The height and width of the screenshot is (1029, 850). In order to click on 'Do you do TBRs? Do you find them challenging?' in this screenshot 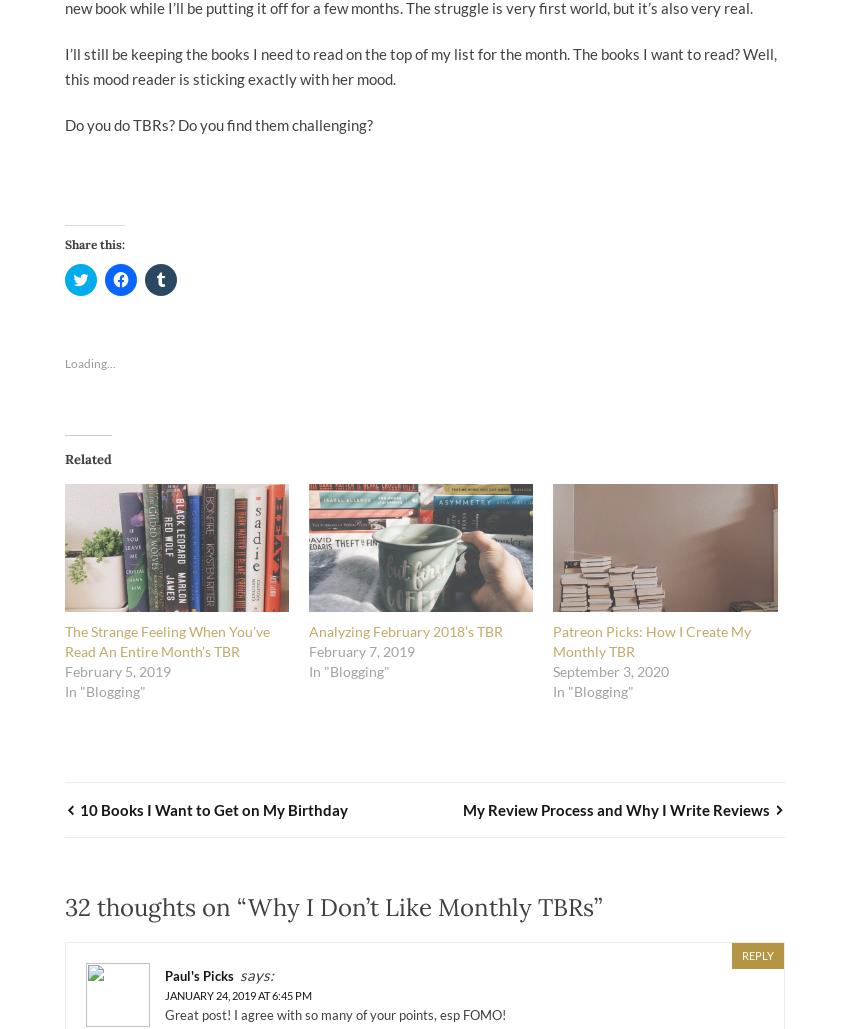, I will do `click(218, 124)`.